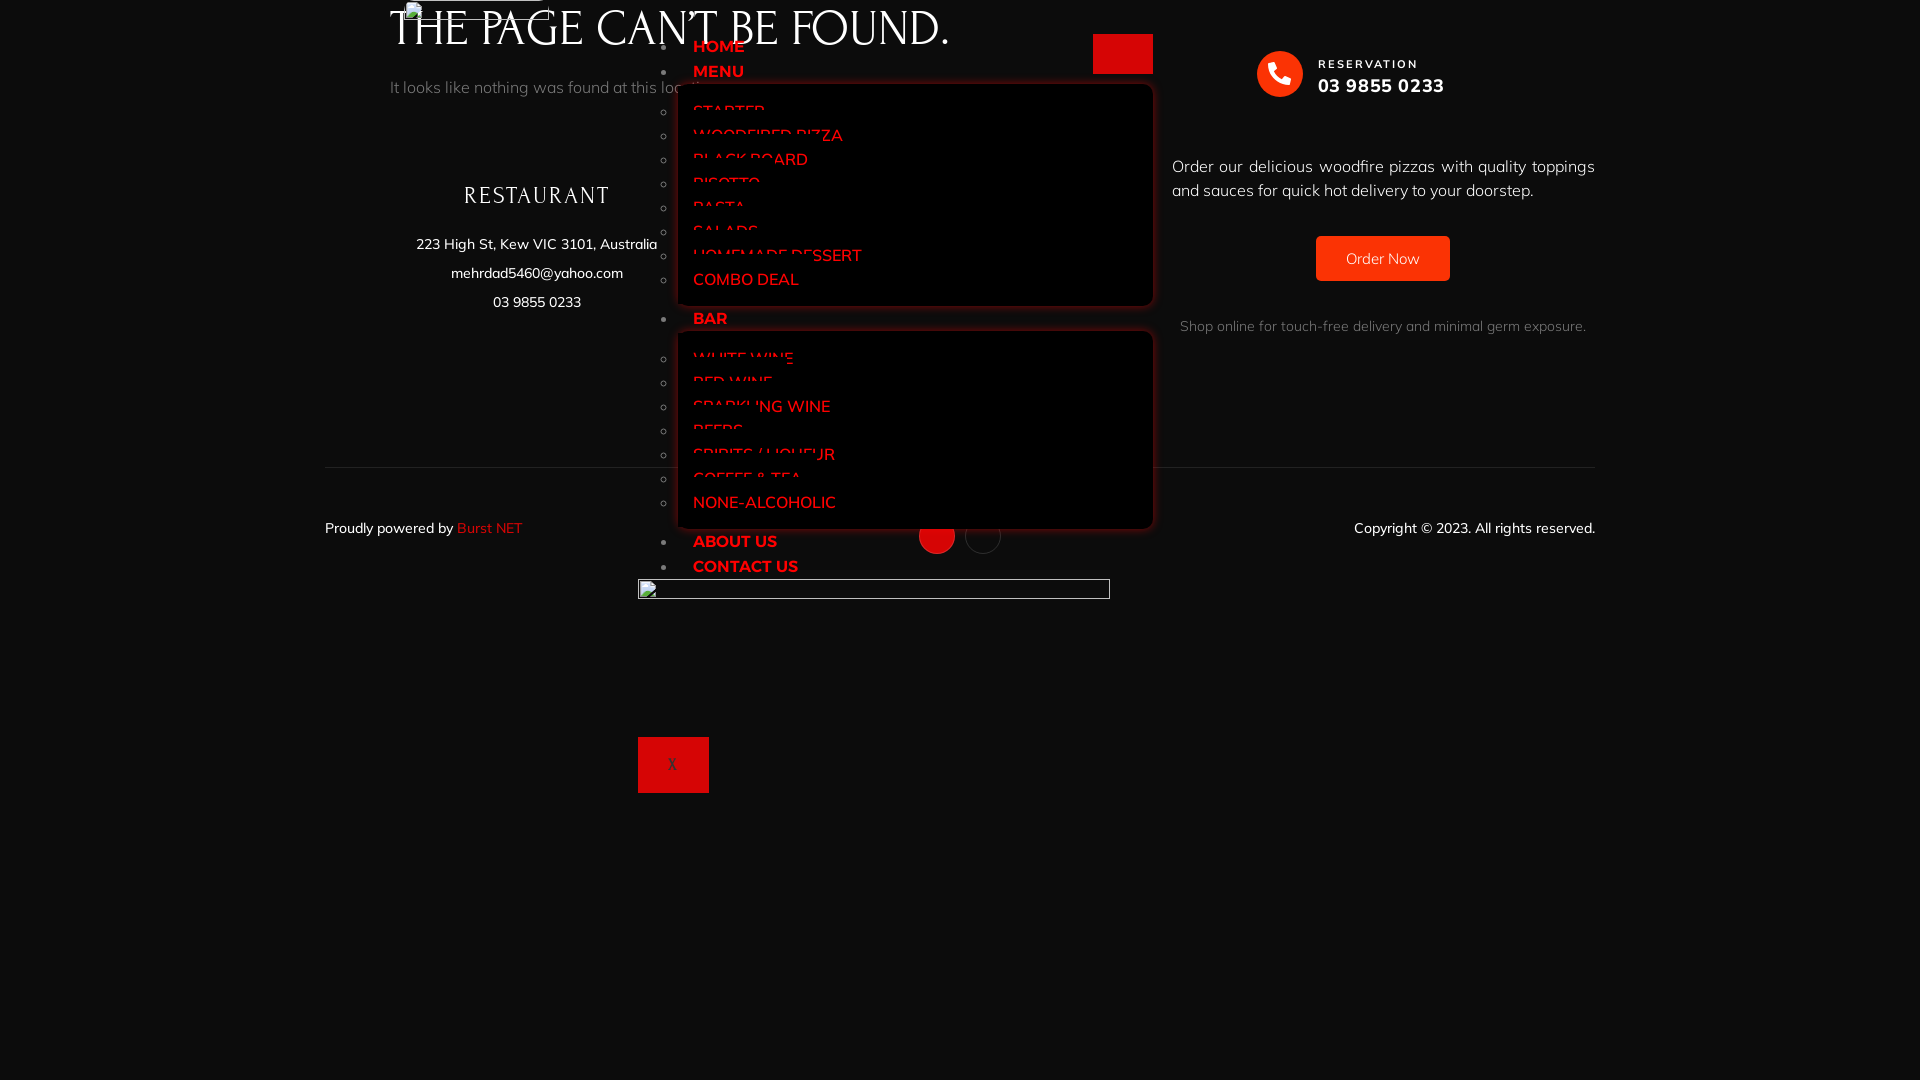 This screenshot has width=1920, height=1080. I want to click on 'WOODFIRED PIZZA', so click(767, 135).